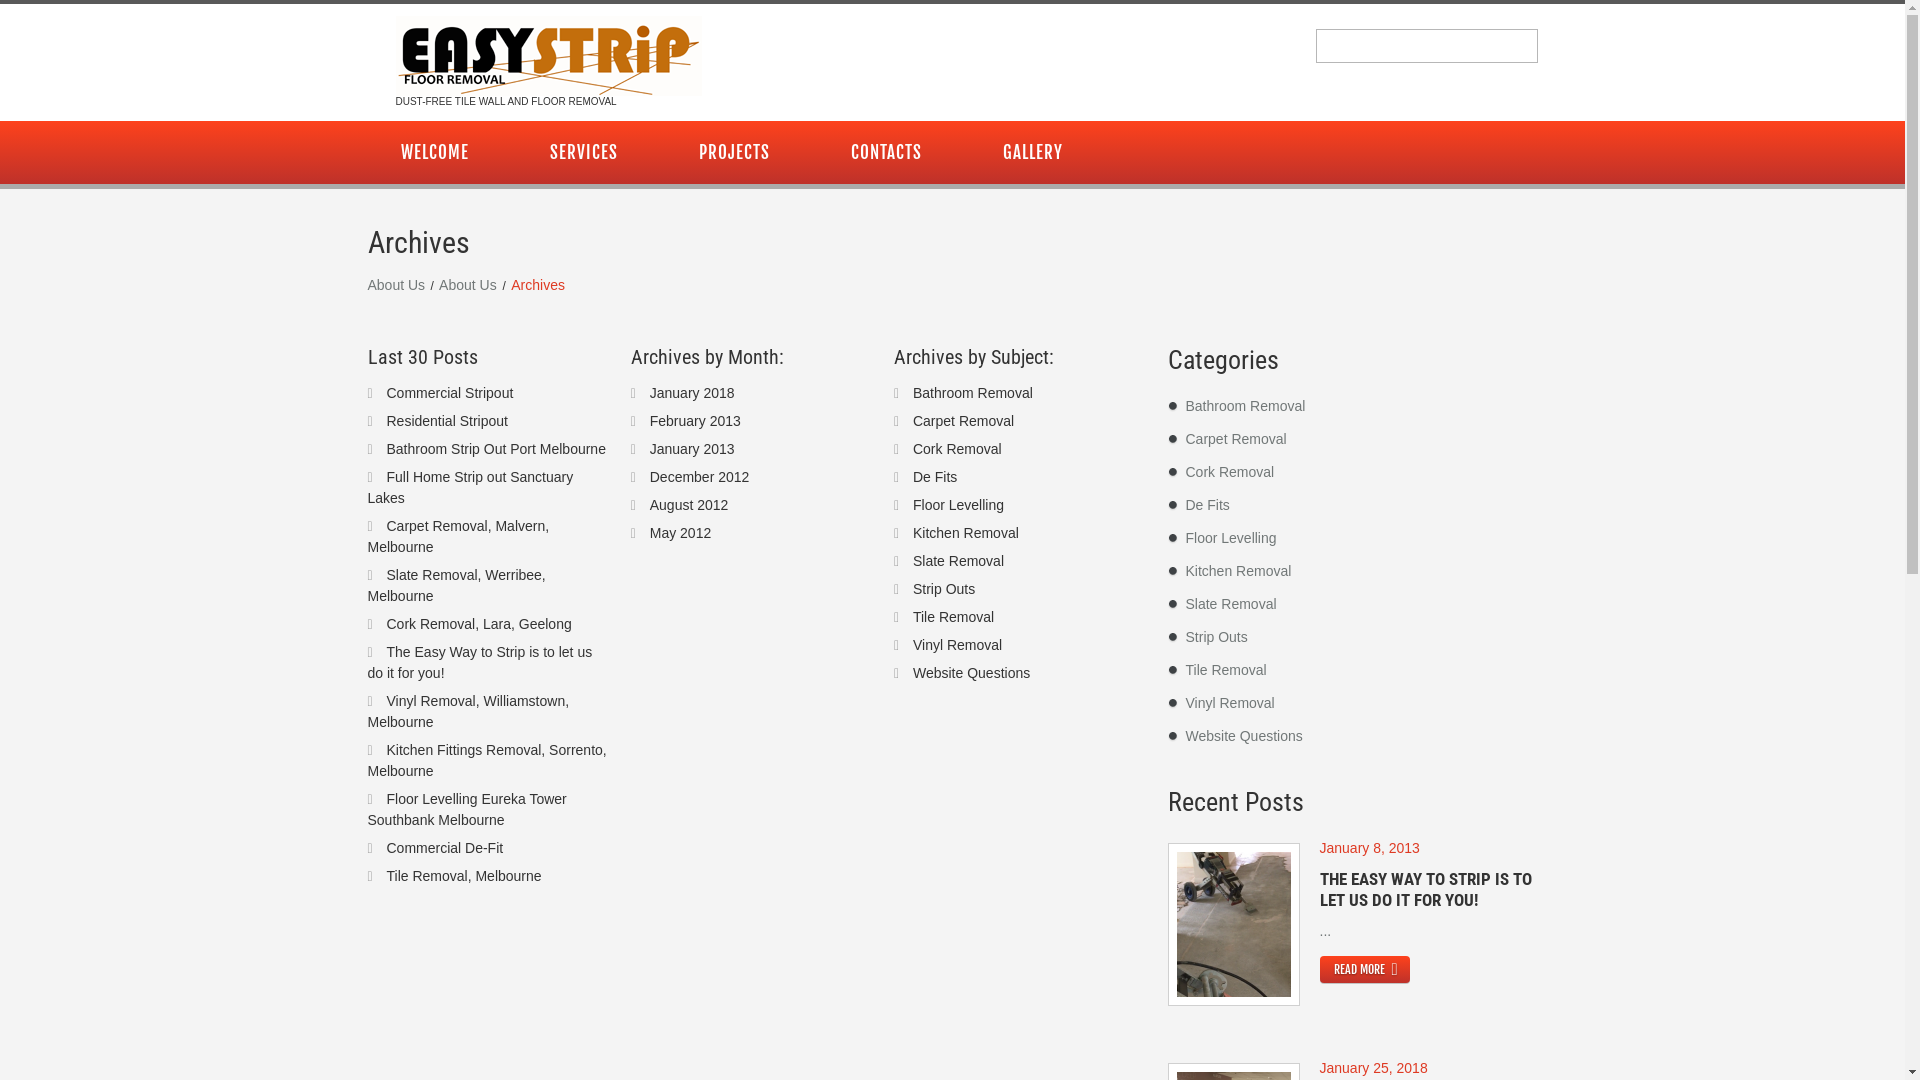  I want to click on 'May 2012', so click(680, 531).